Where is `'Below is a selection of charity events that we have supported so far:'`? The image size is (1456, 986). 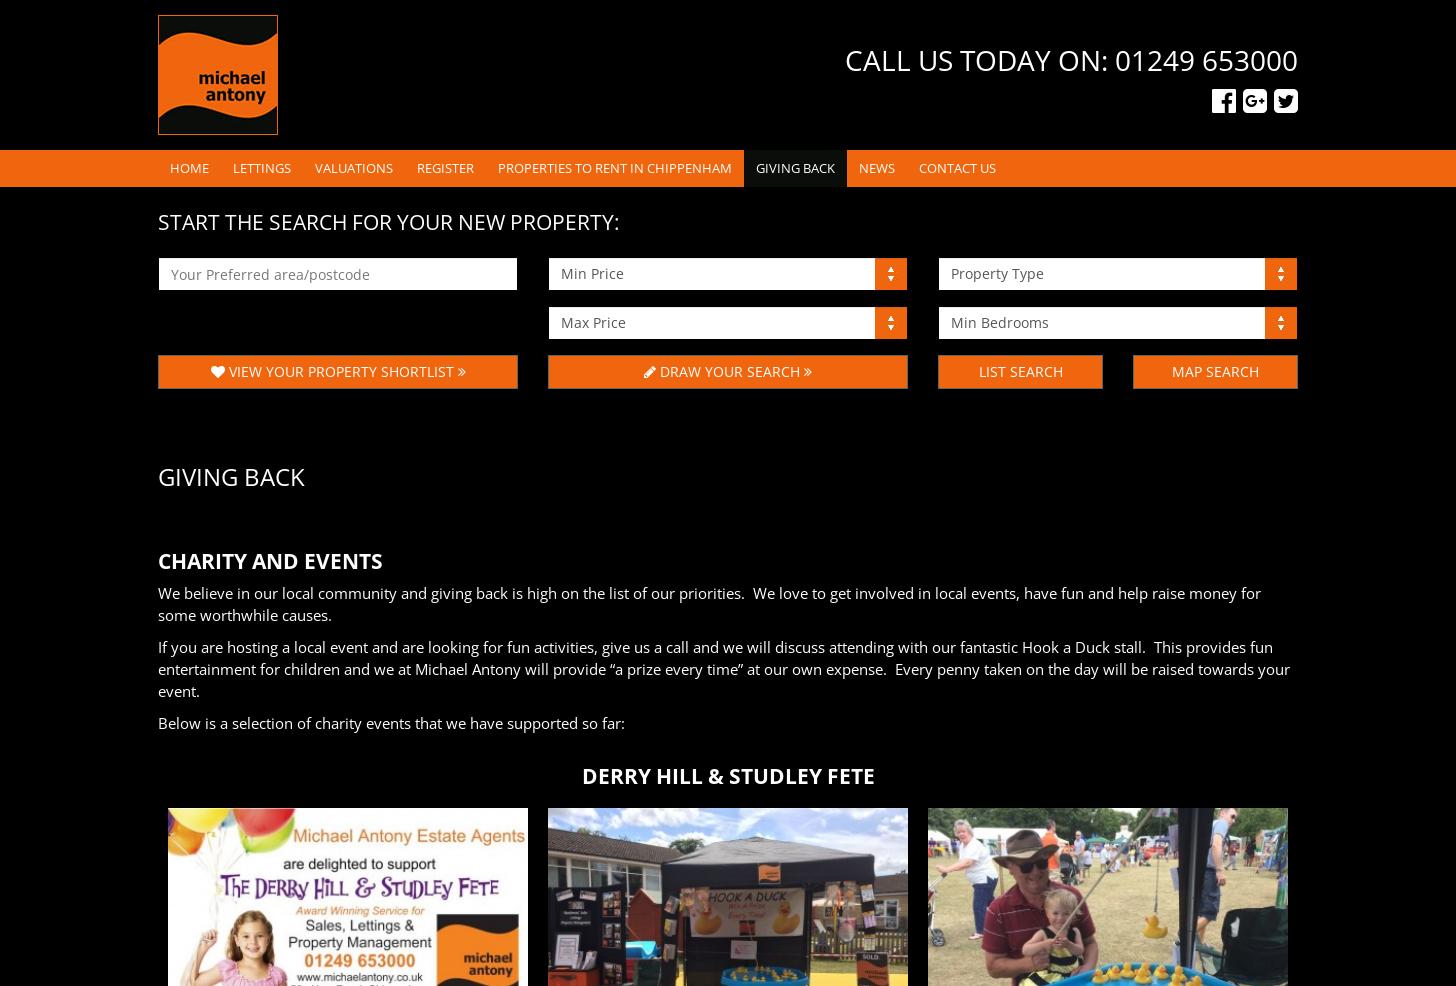
'Below is a selection of charity events that we have supported so far:' is located at coordinates (391, 722).